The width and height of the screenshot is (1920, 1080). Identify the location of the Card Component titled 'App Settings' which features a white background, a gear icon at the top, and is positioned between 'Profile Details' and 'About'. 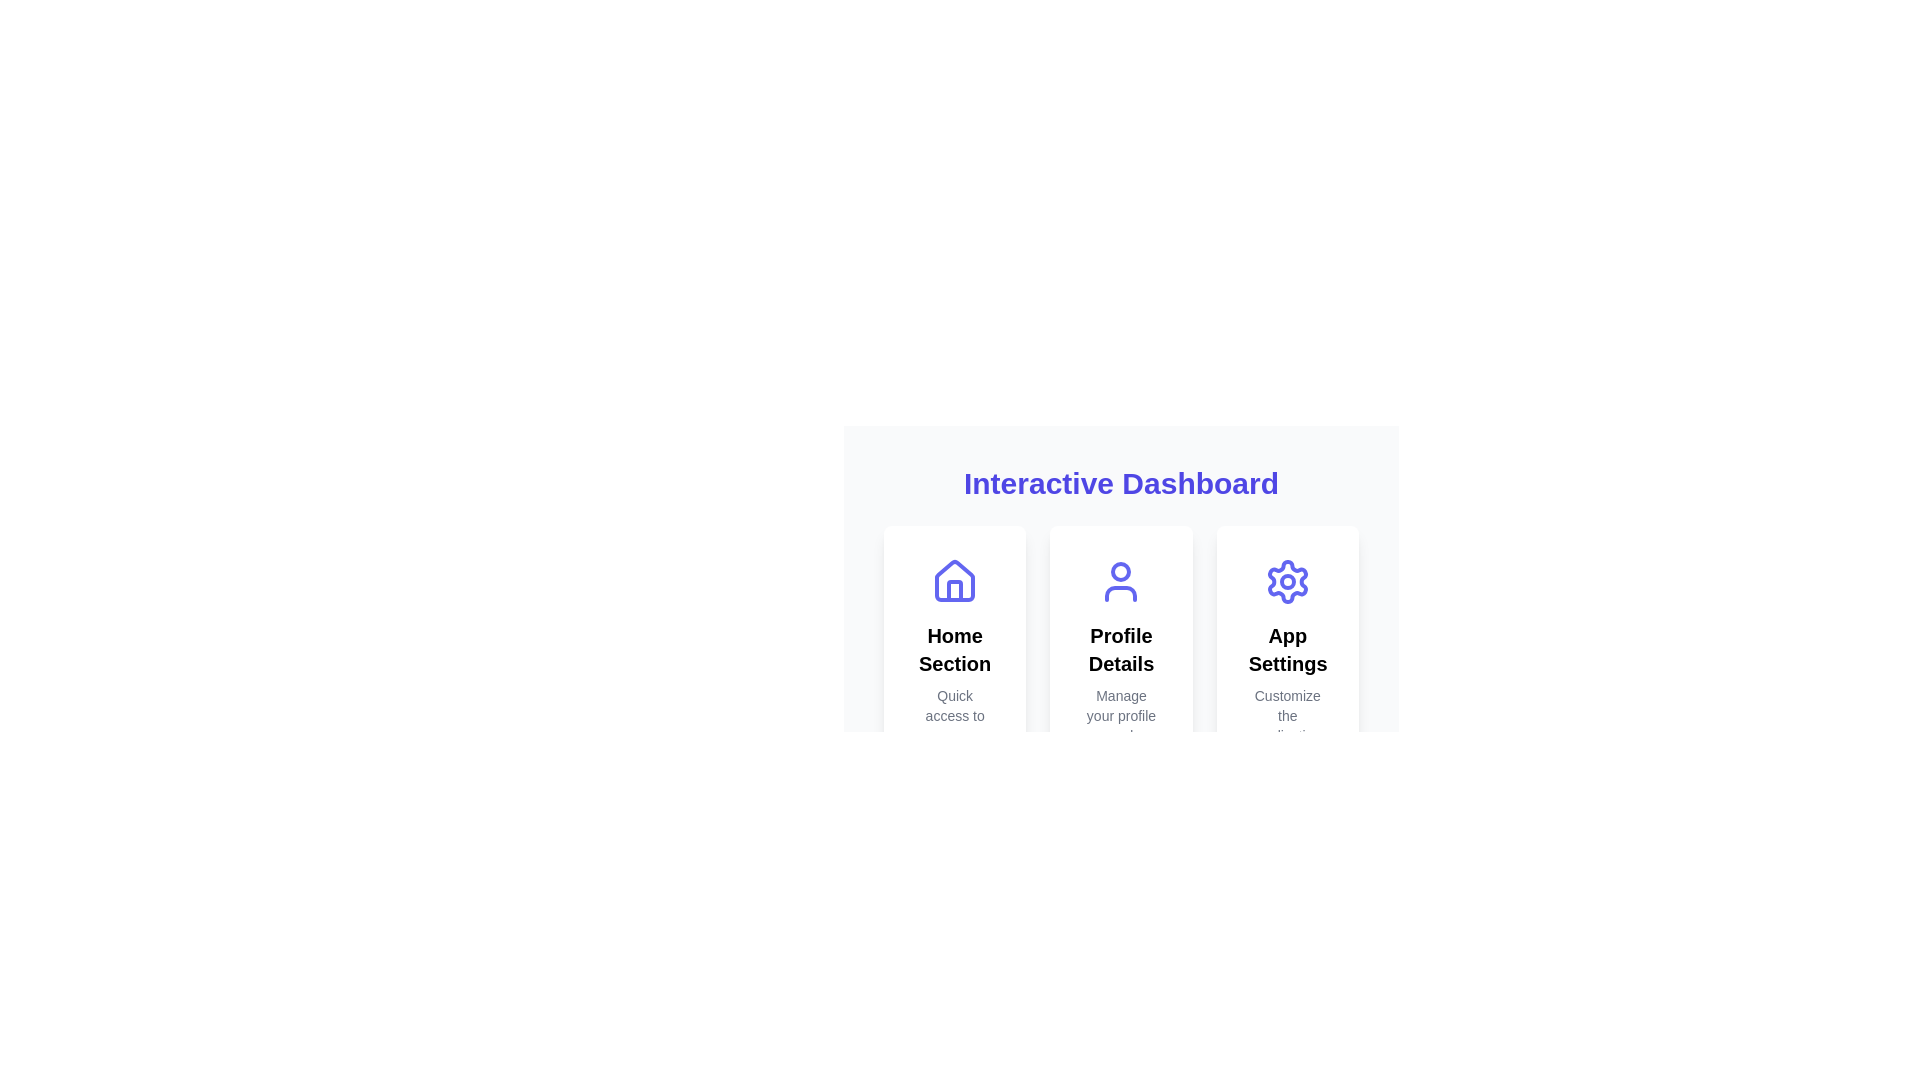
(1287, 681).